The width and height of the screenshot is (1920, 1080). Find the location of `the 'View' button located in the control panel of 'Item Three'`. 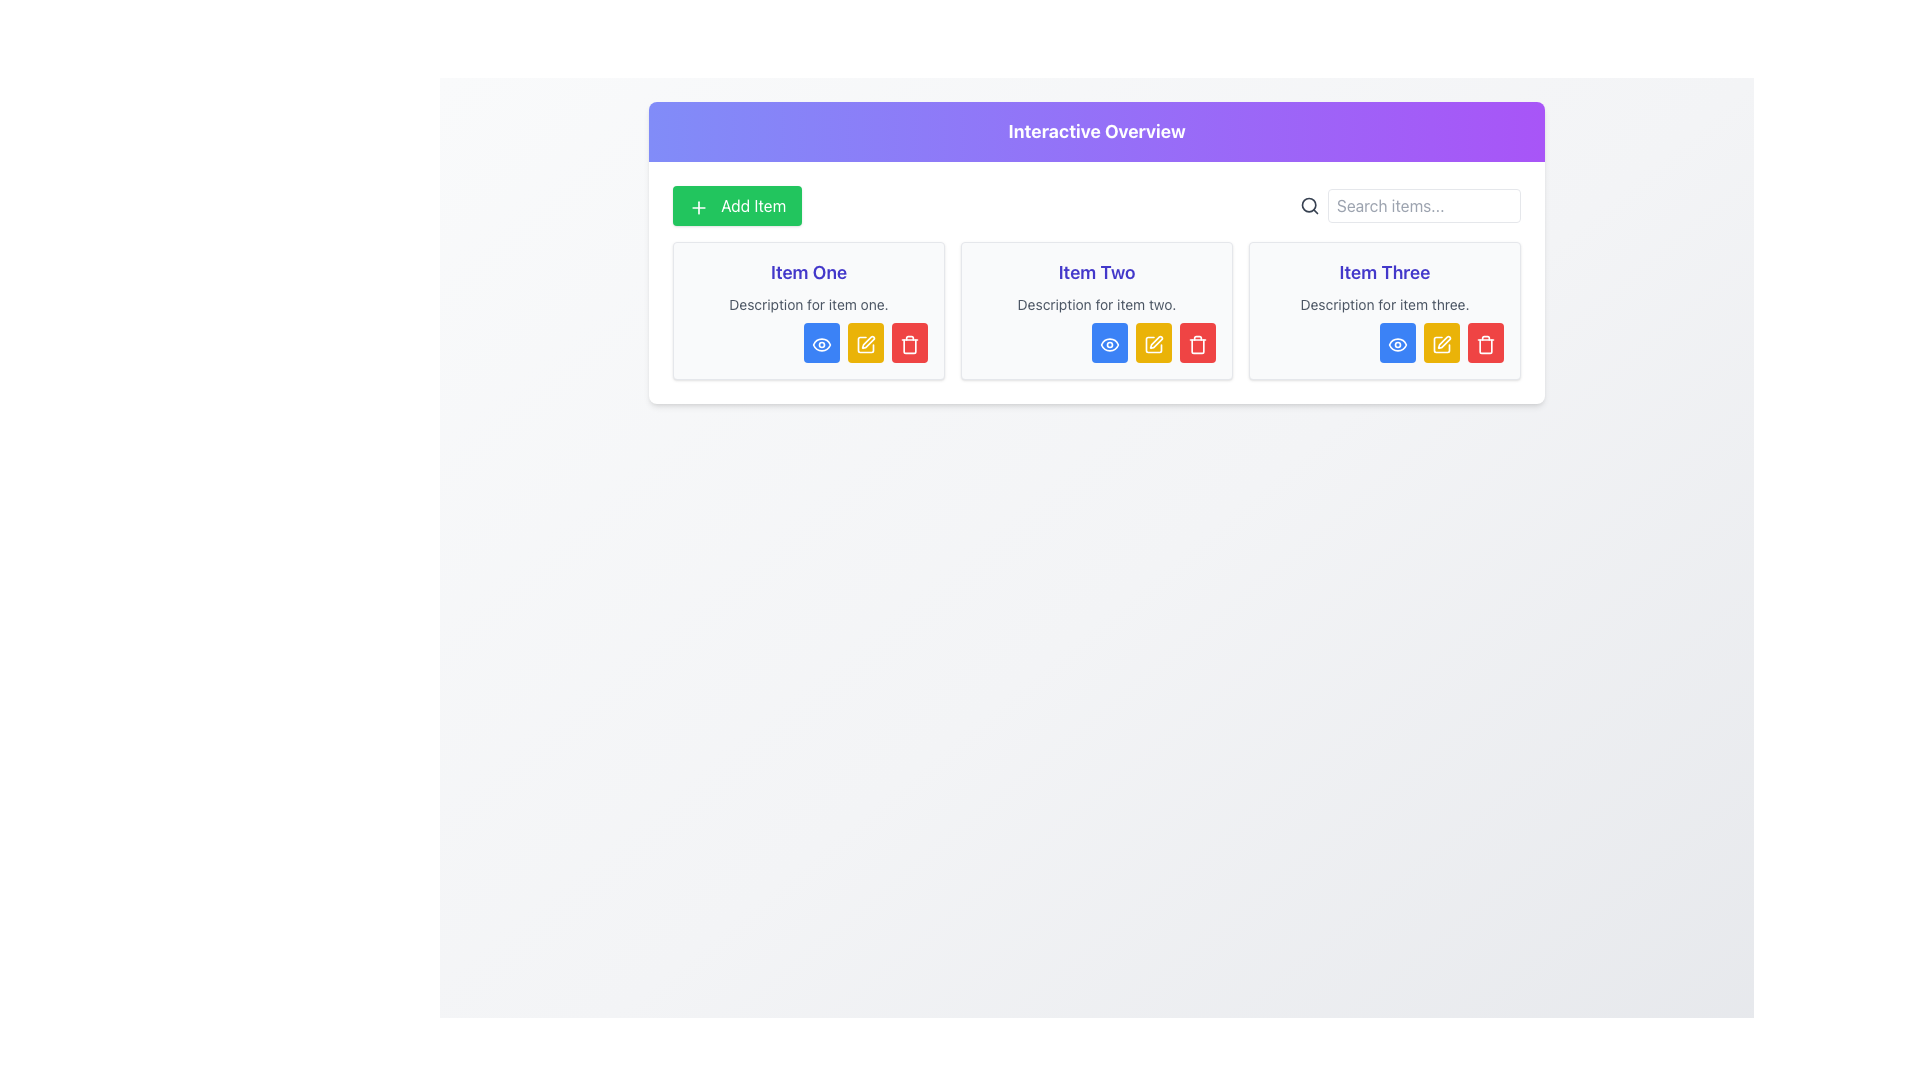

the 'View' button located in the control panel of 'Item Three' is located at coordinates (1396, 342).